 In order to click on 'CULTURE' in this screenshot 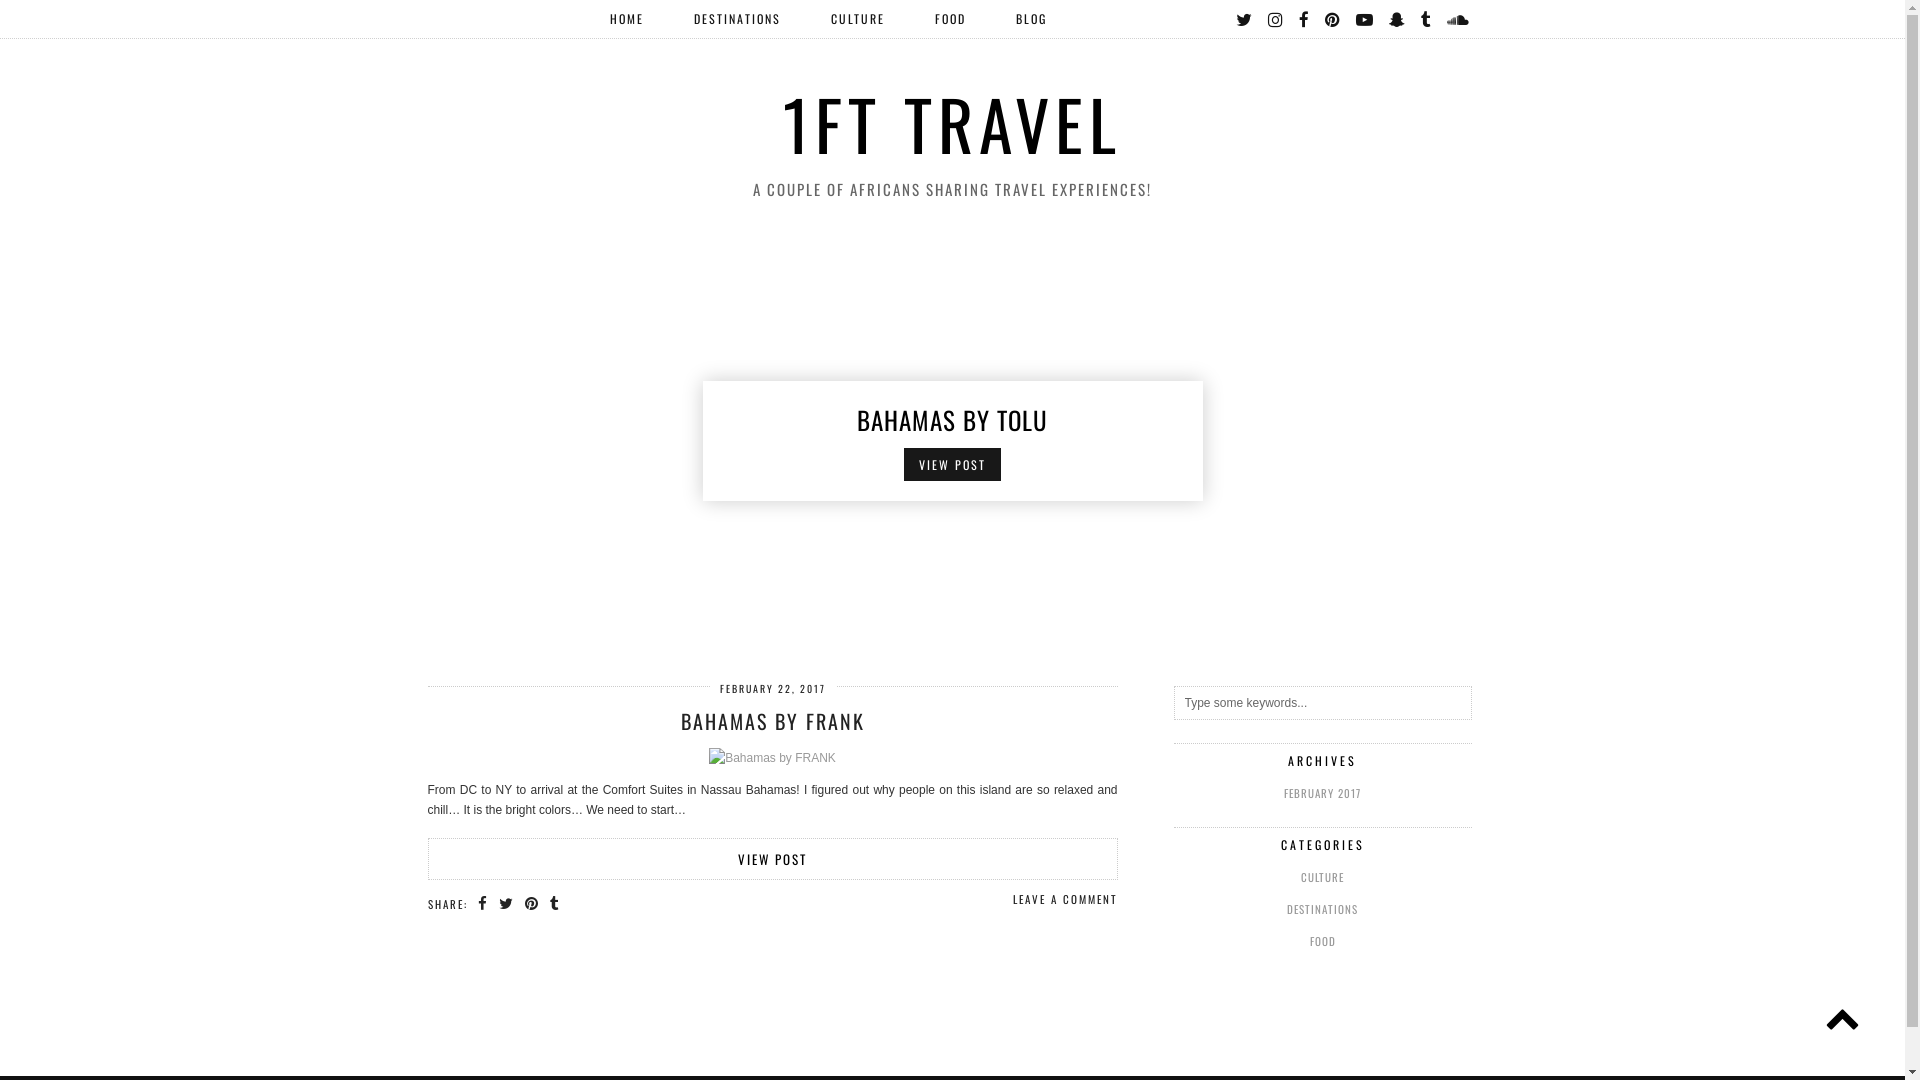, I will do `click(1323, 875)`.